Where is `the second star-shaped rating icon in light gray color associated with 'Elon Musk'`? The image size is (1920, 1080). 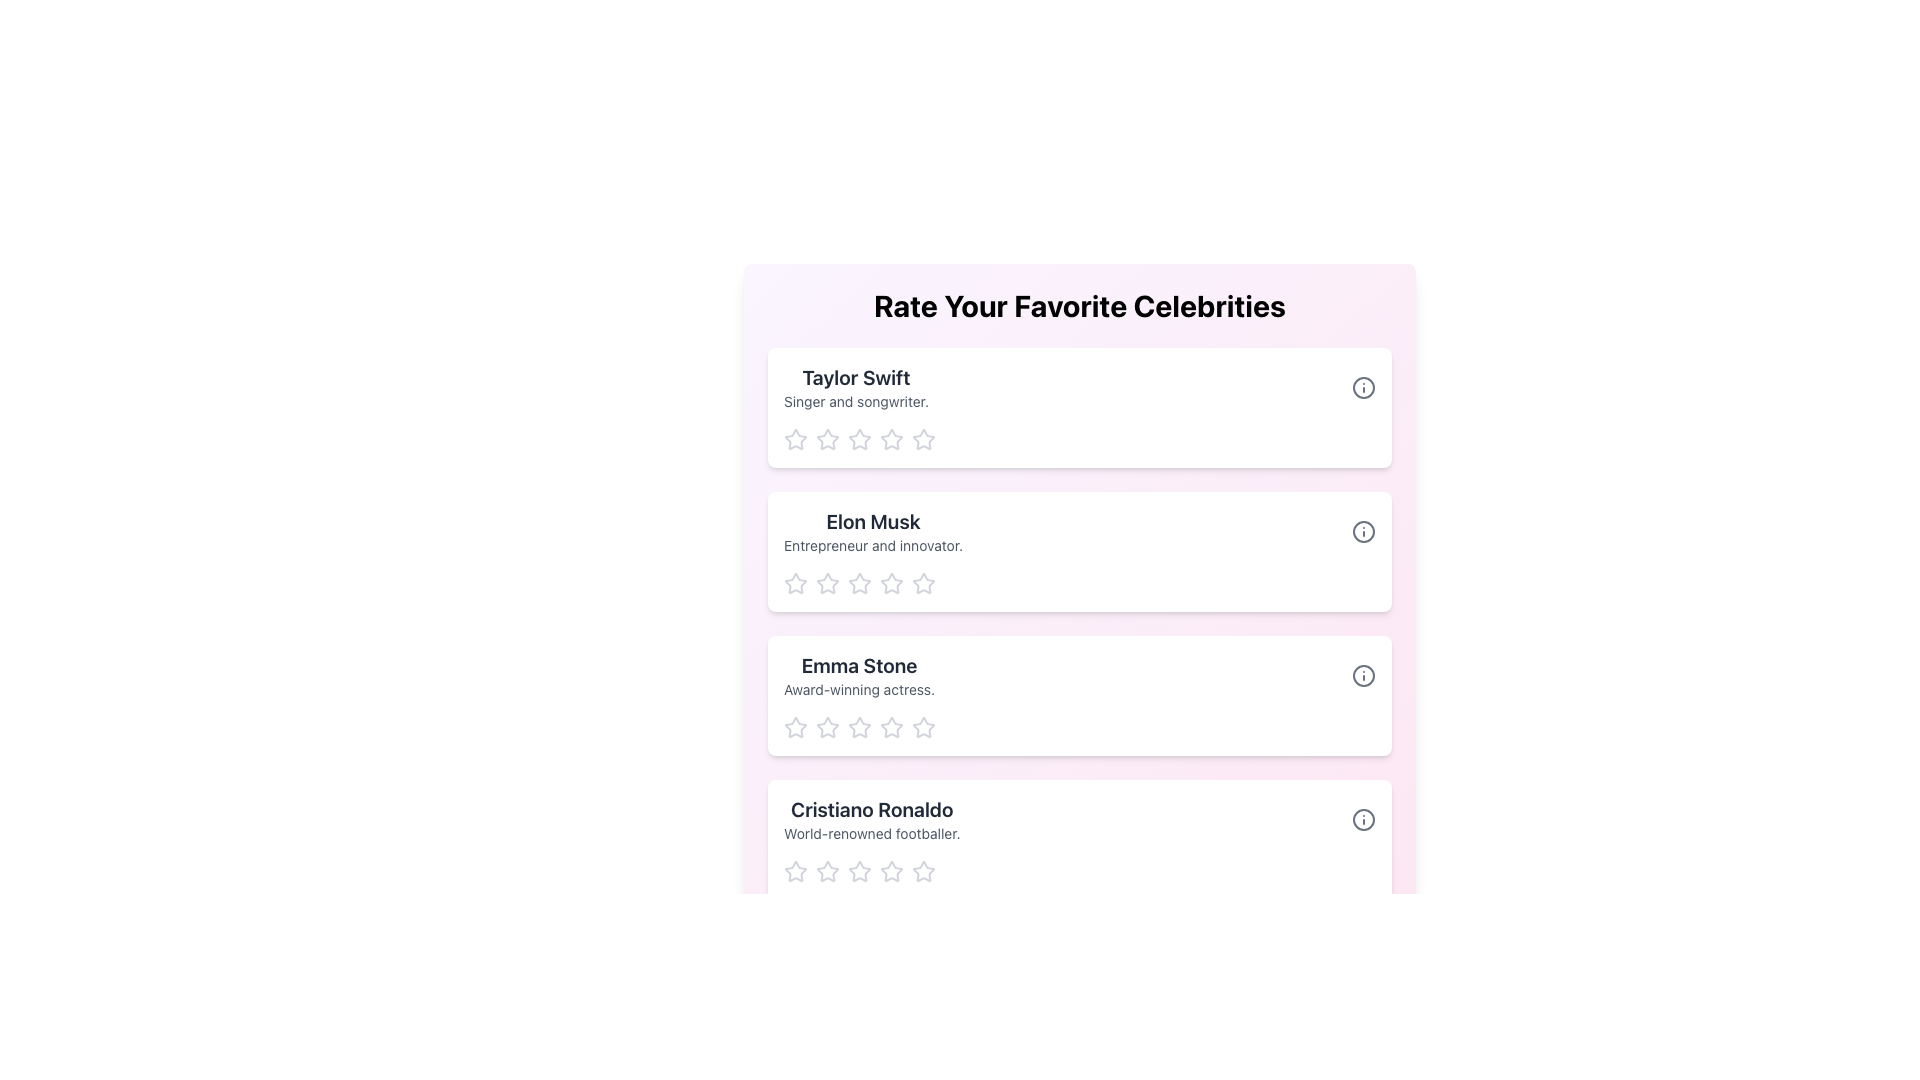 the second star-shaped rating icon in light gray color associated with 'Elon Musk' is located at coordinates (859, 583).